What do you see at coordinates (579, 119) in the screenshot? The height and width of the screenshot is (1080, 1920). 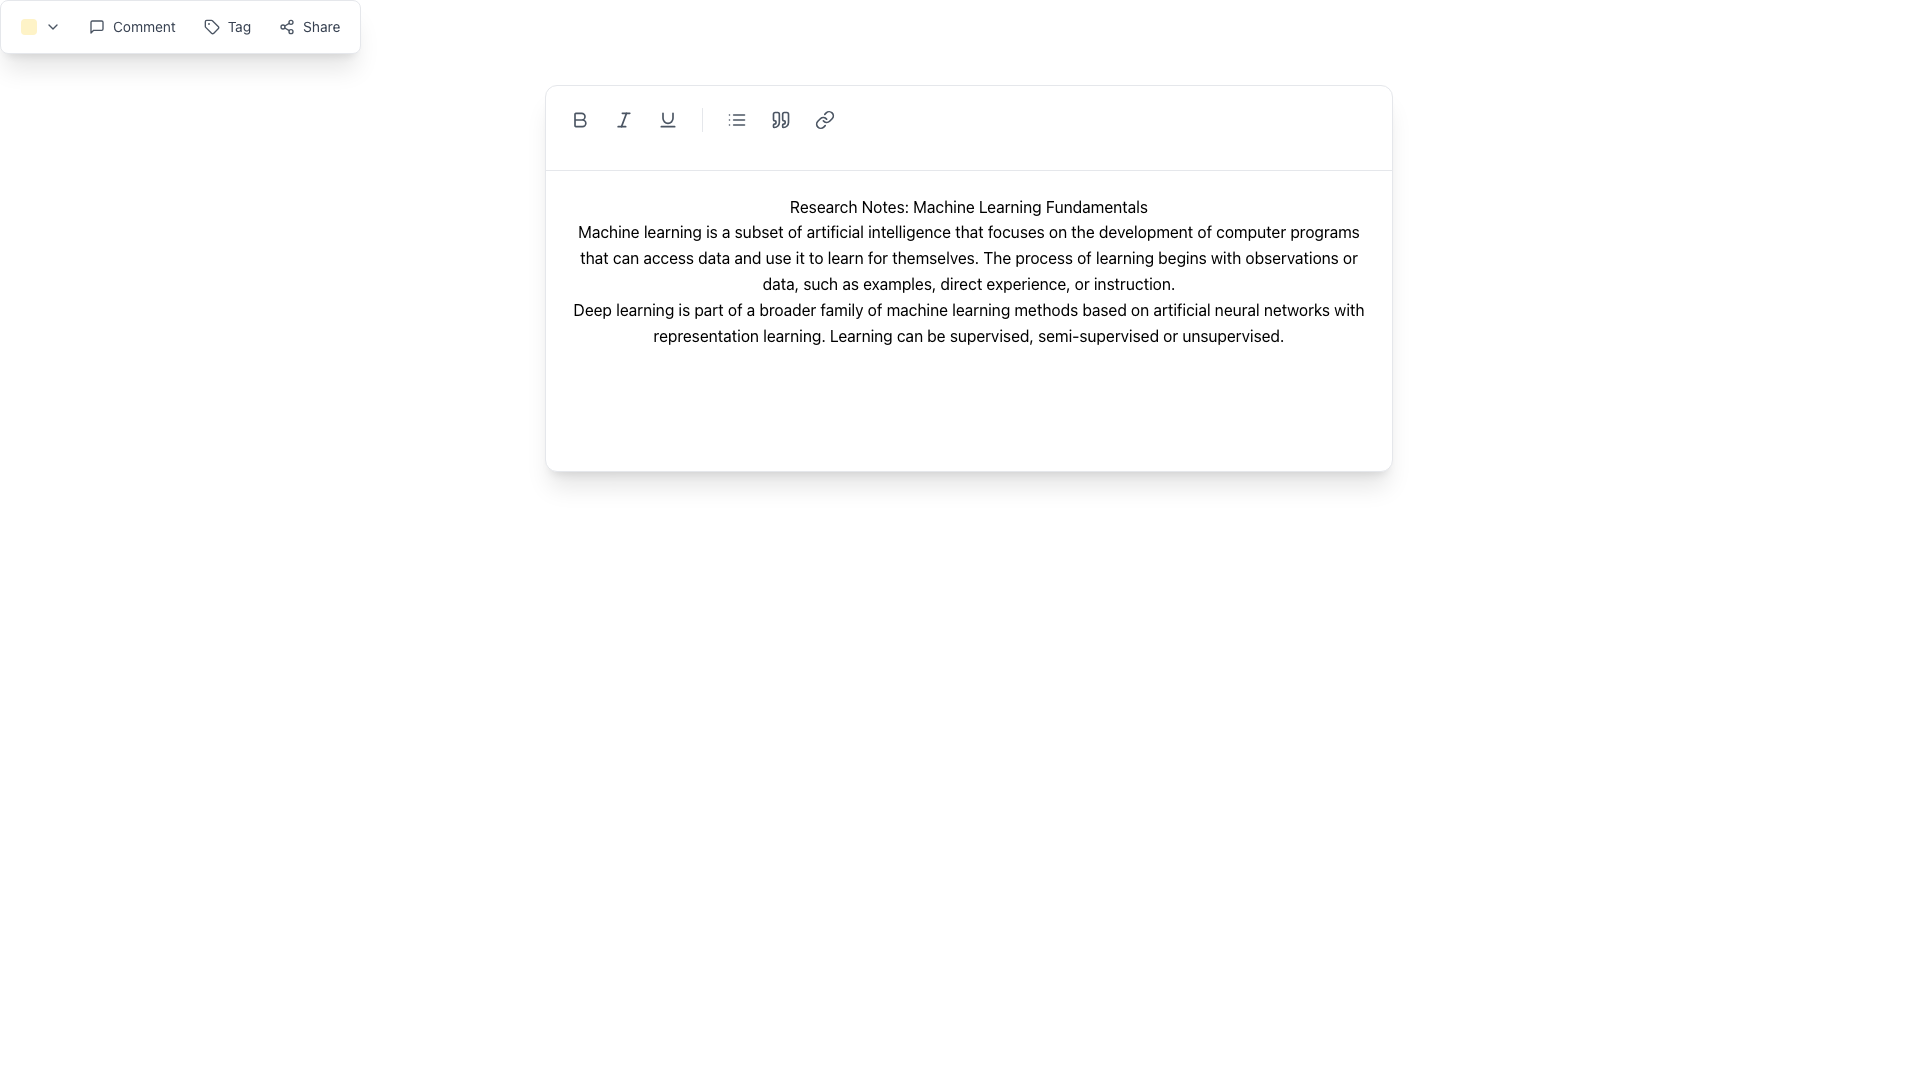 I see `the square button with a bold 'B' icon located in the upper-left section of the toolbar` at bounding box center [579, 119].